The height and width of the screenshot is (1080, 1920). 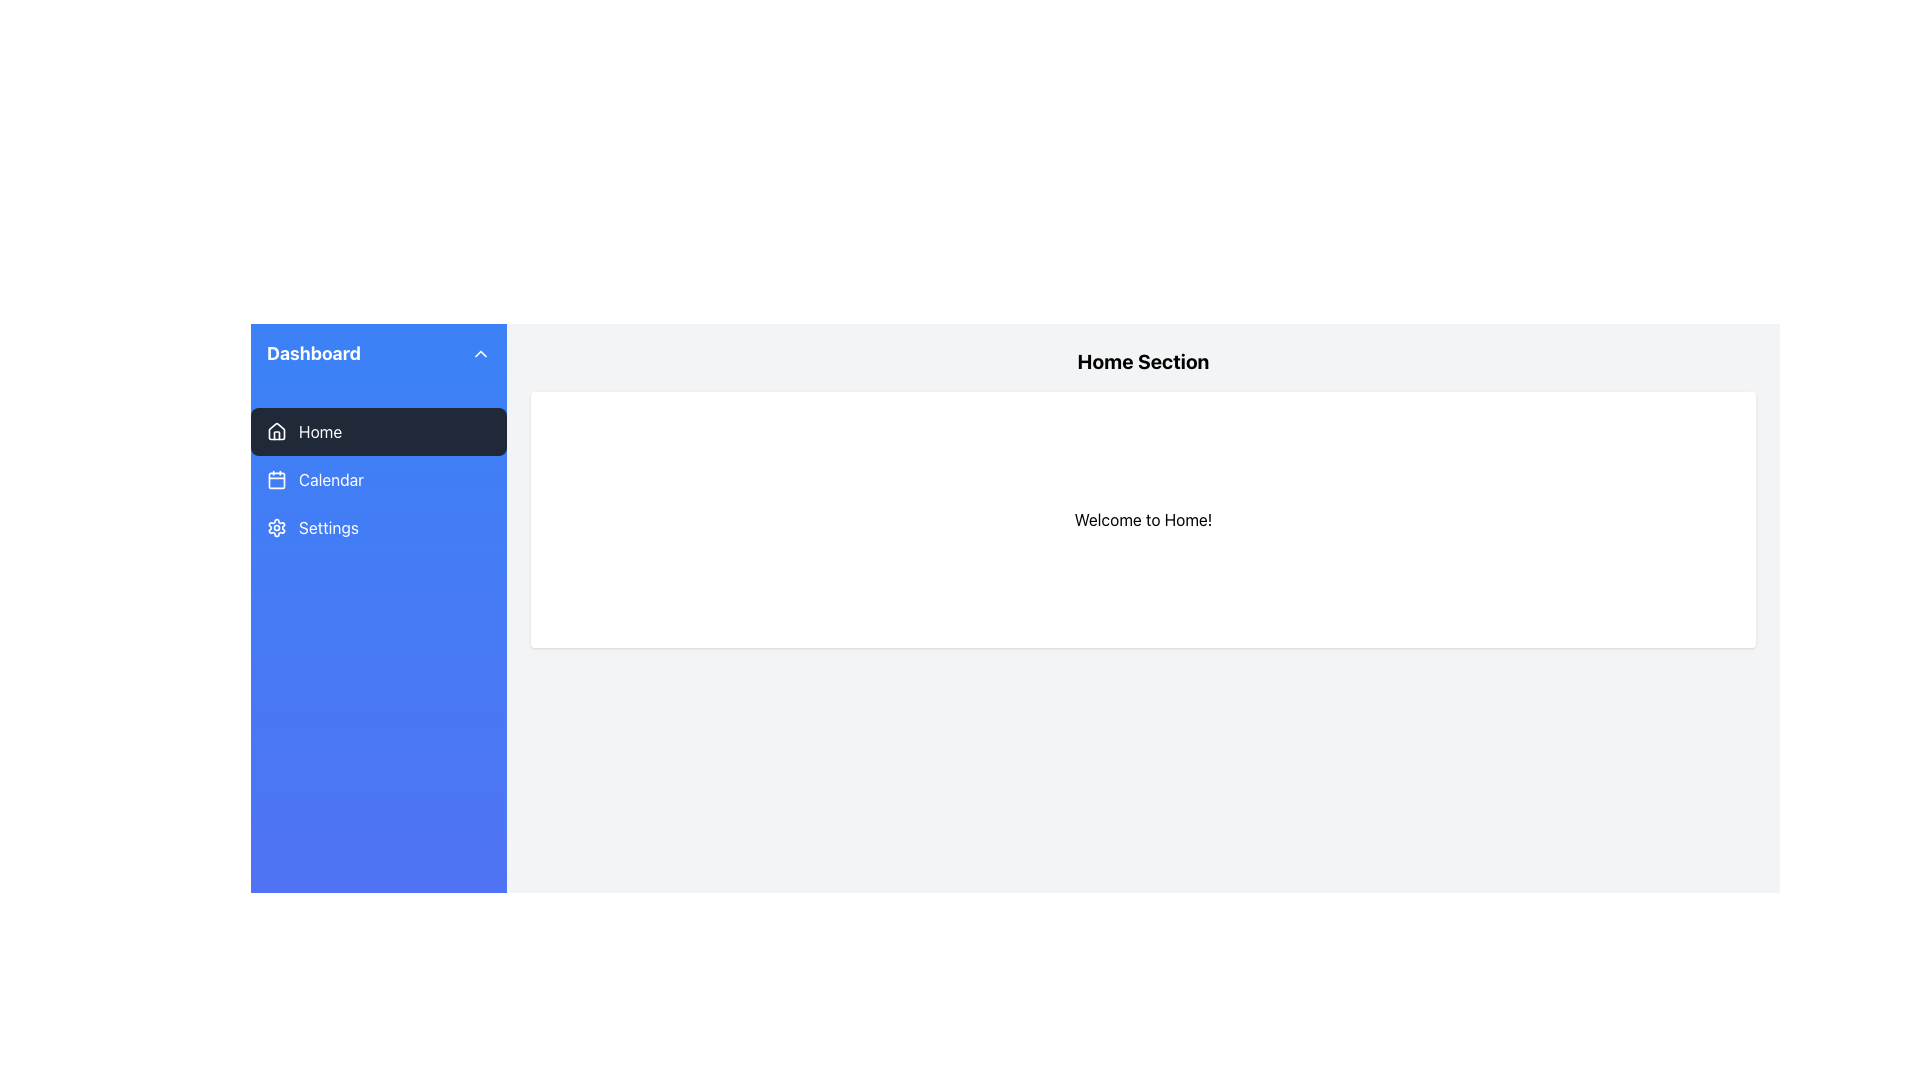 What do you see at coordinates (276, 430) in the screenshot?
I see `the 'Home' icon in the navigation menu, which is positioned directly to the left of the 'Home' label and above the 'Calendar' icon, to navigate to the main dashboard` at bounding box center [276, 430].